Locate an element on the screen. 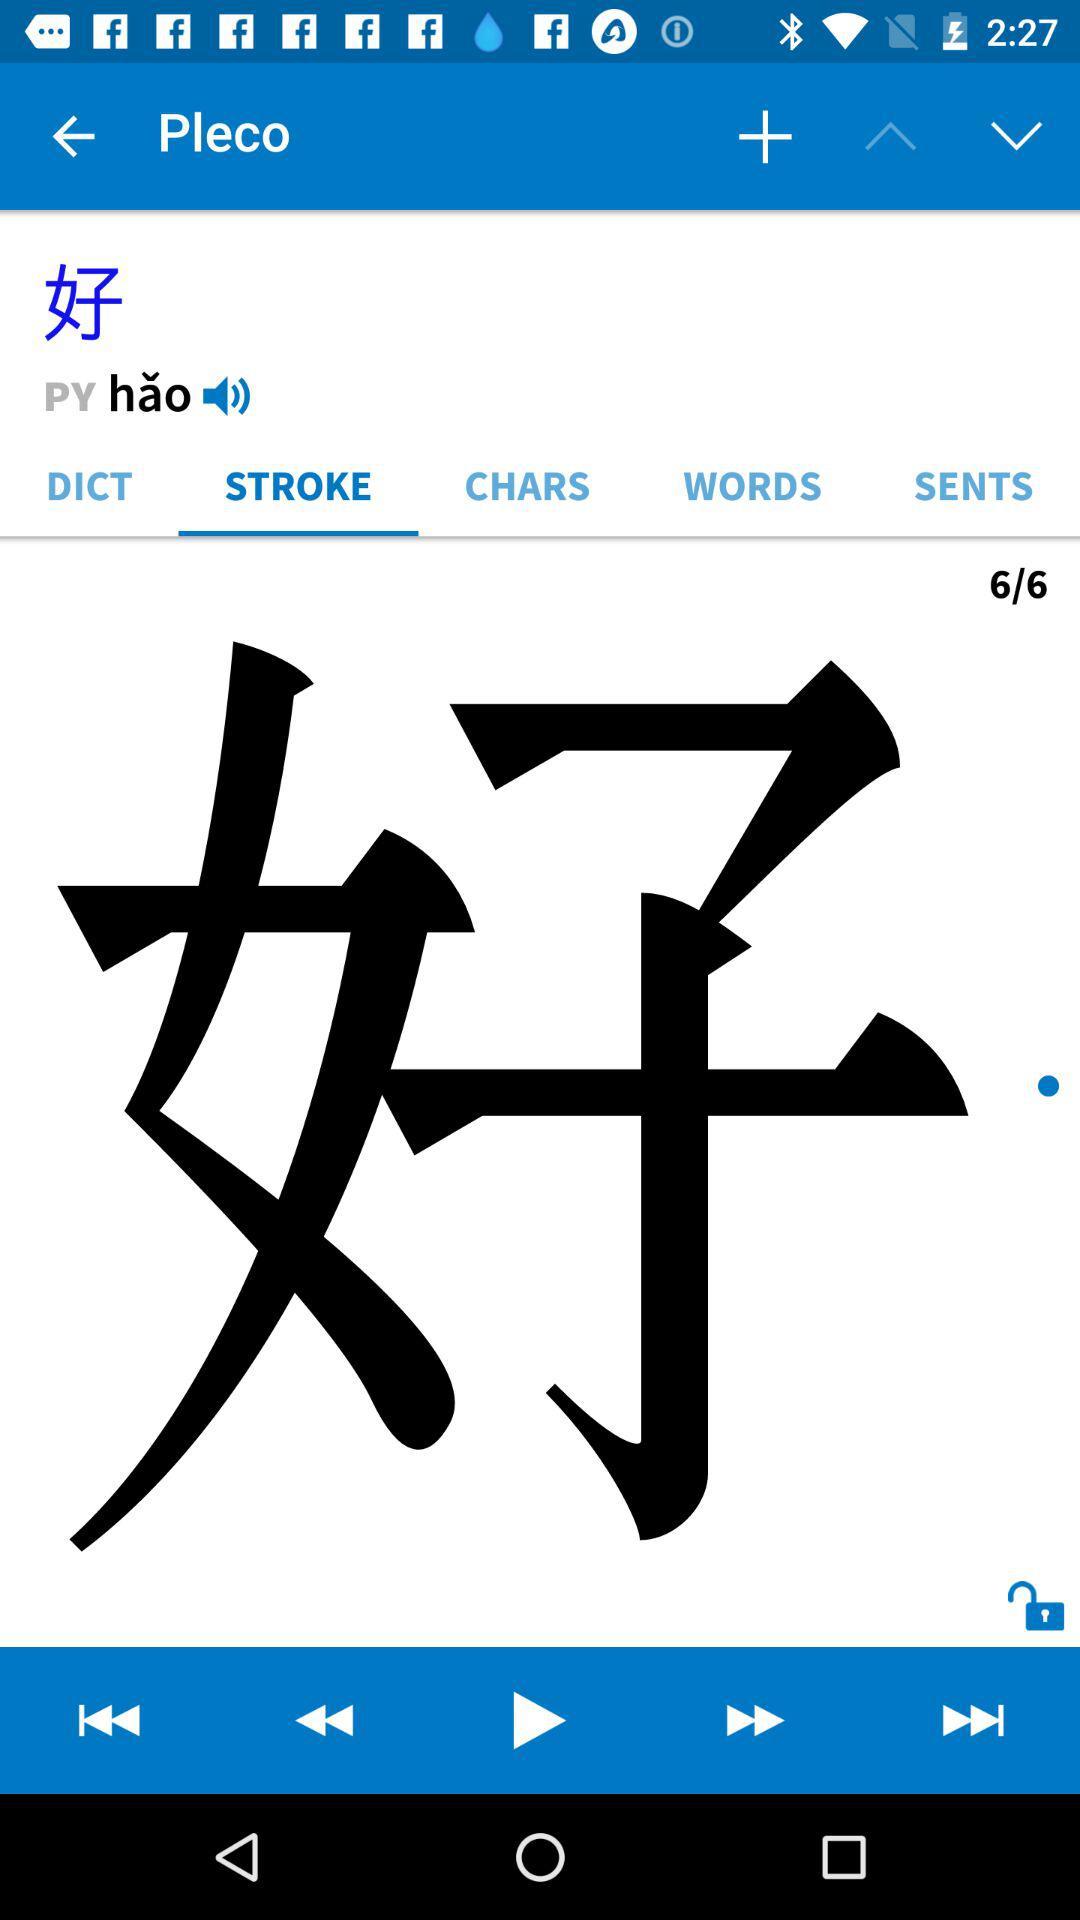 The width and height of the screenshot is (1080, 1920). the av_forward icon is located at coordinates (756, 1719).